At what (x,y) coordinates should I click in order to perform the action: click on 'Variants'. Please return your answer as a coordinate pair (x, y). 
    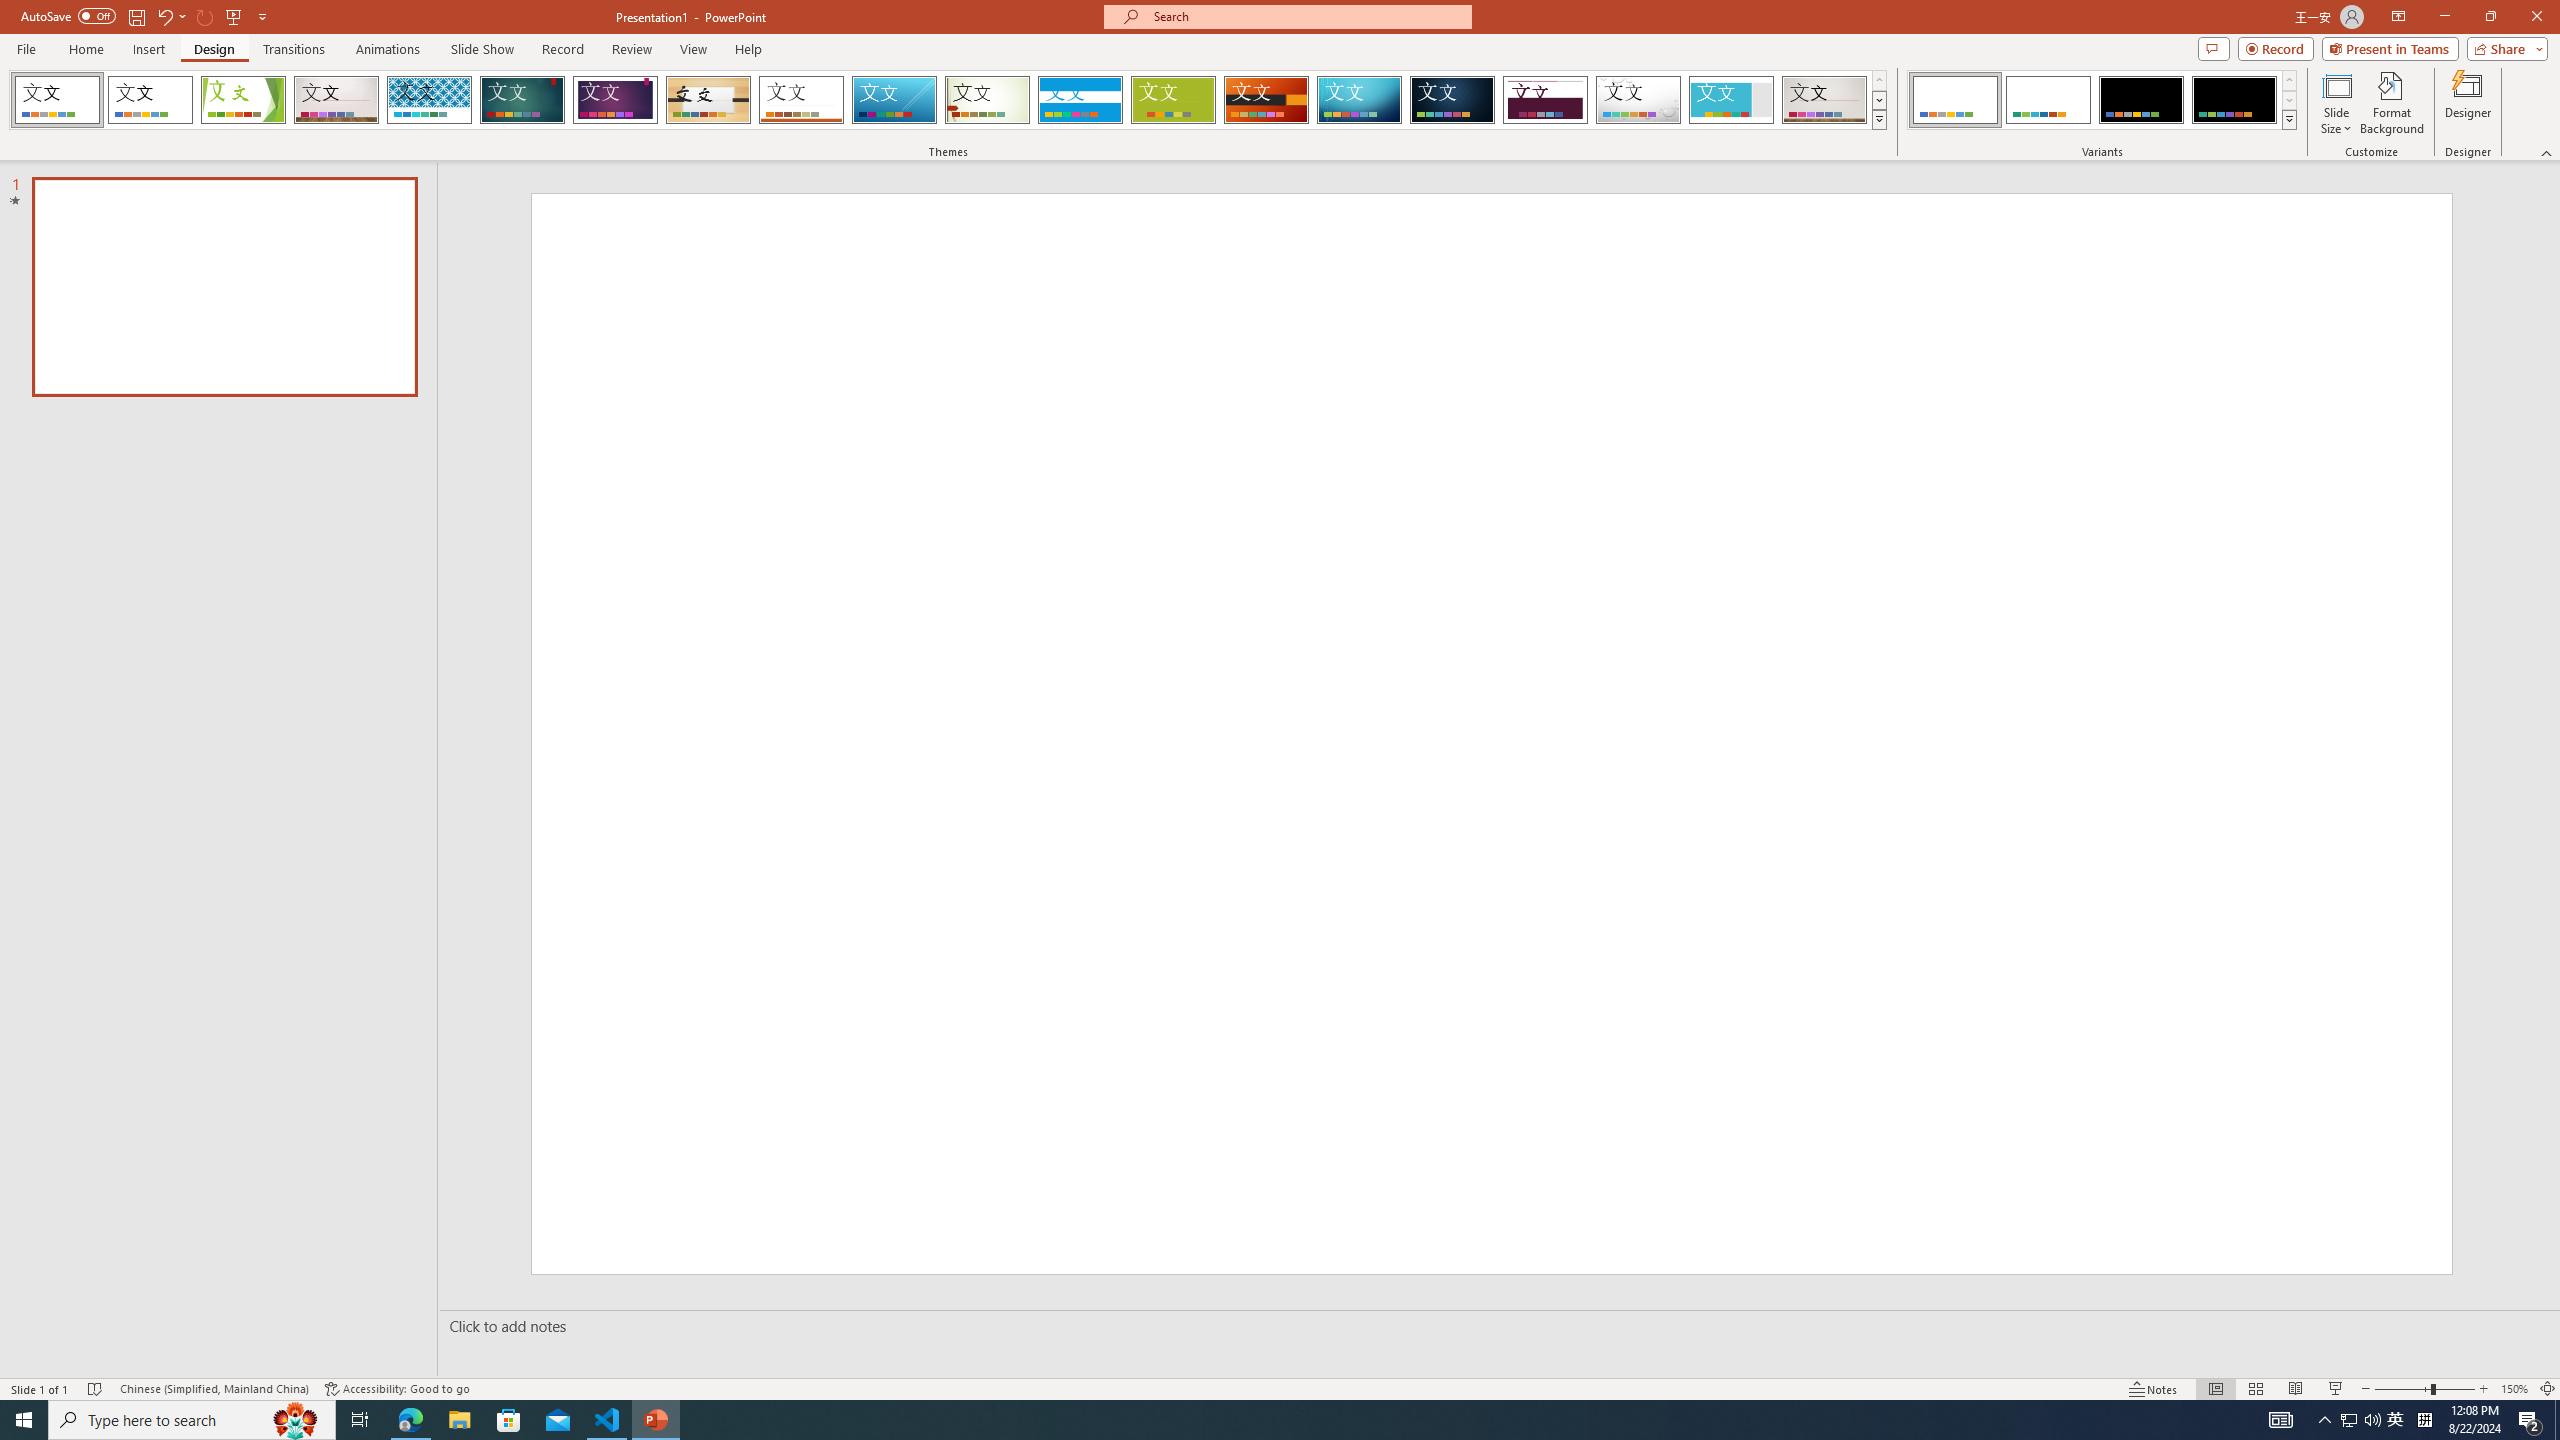
    Looking at the image, I should click on (2287, 118).